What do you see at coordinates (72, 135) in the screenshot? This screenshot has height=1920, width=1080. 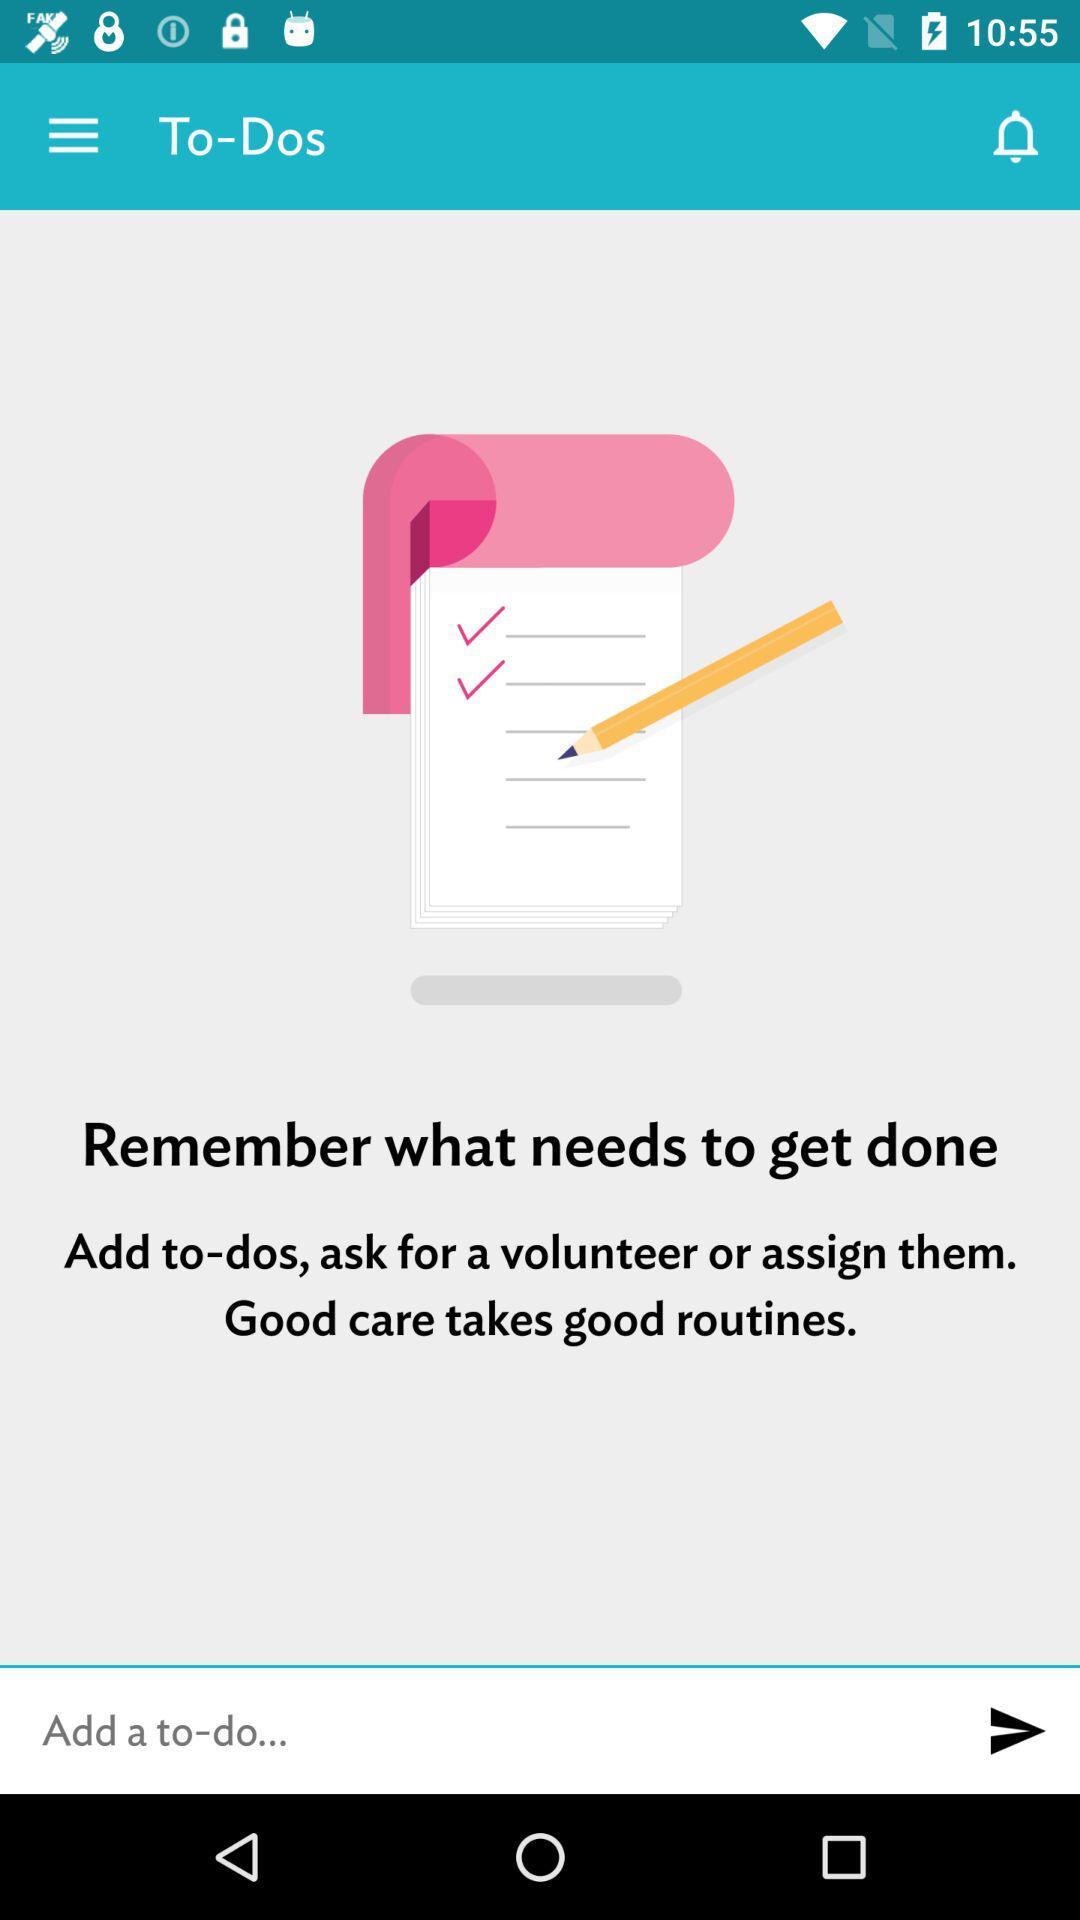 I see `item to the left of the to-dos` at bounding box center [72, 135].